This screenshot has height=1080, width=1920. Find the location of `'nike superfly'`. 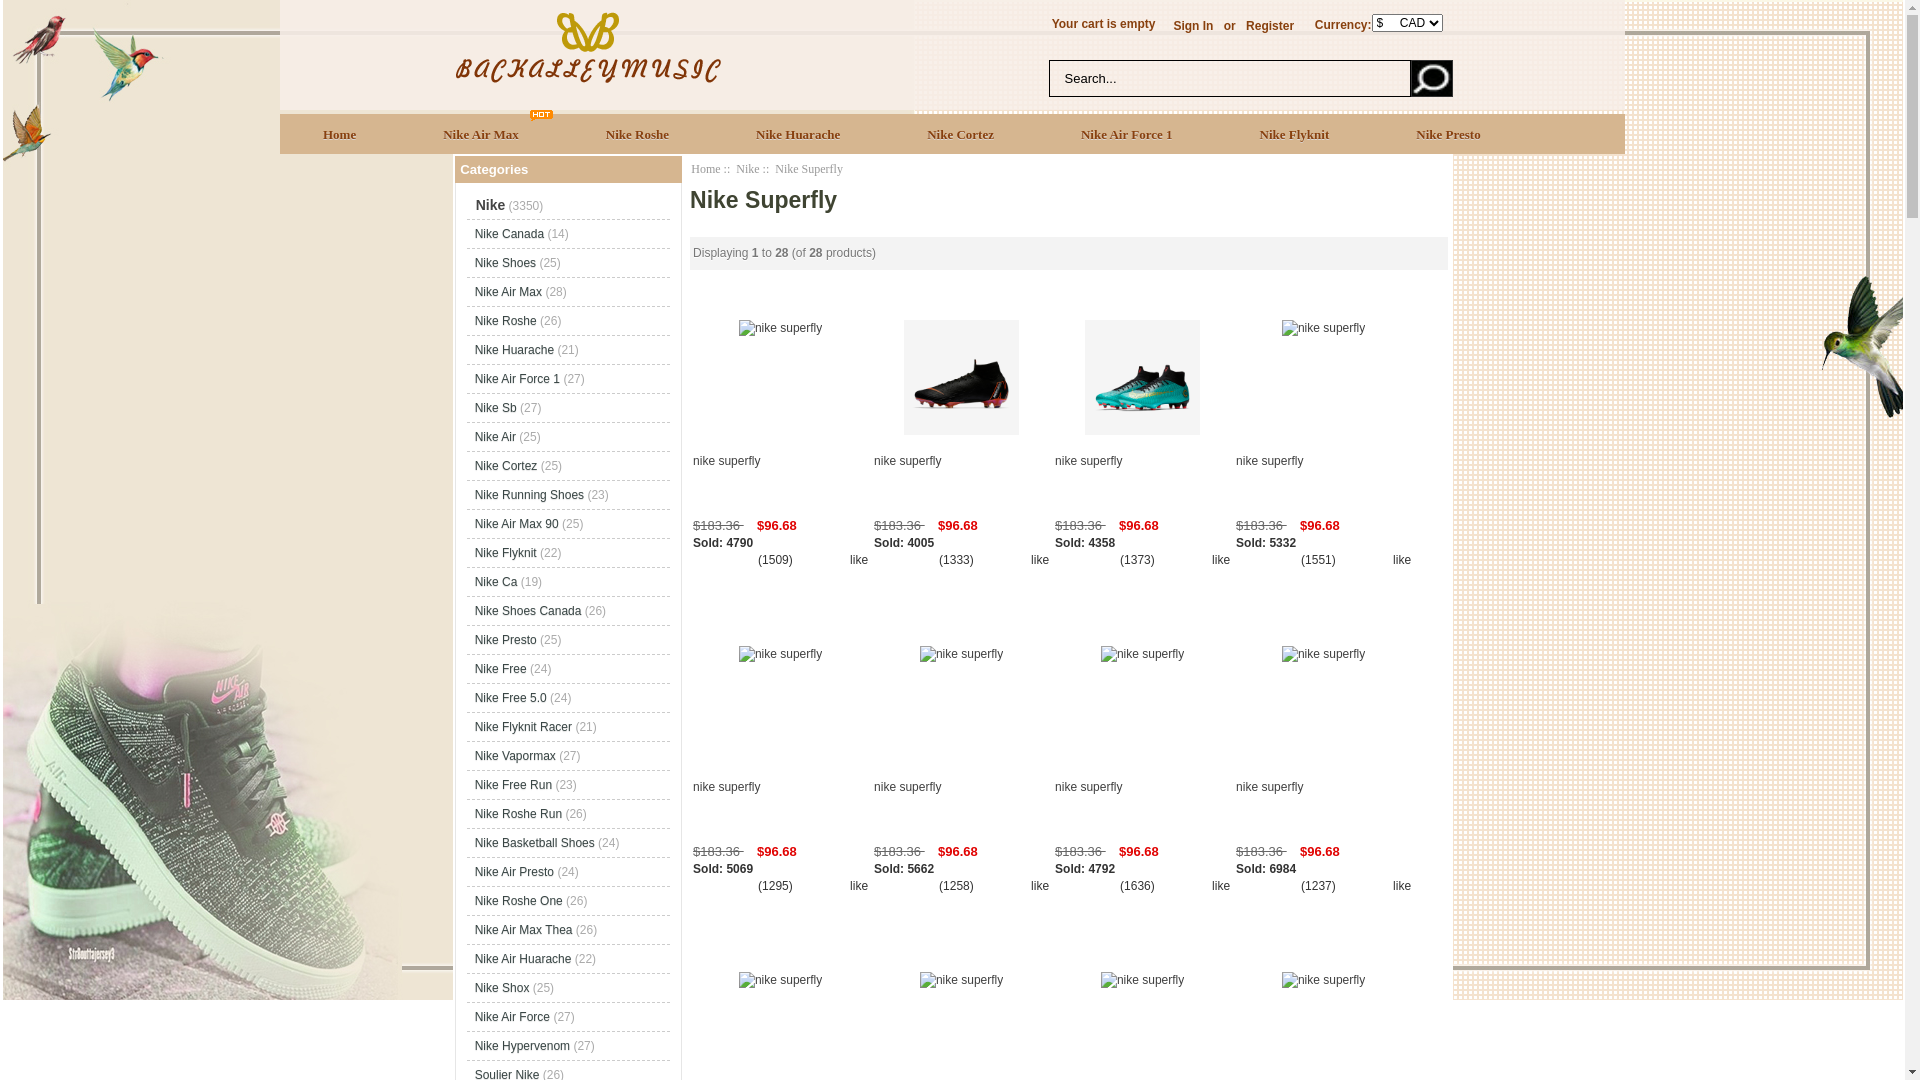

'nike superfly' is located at coordinates (779, 478).